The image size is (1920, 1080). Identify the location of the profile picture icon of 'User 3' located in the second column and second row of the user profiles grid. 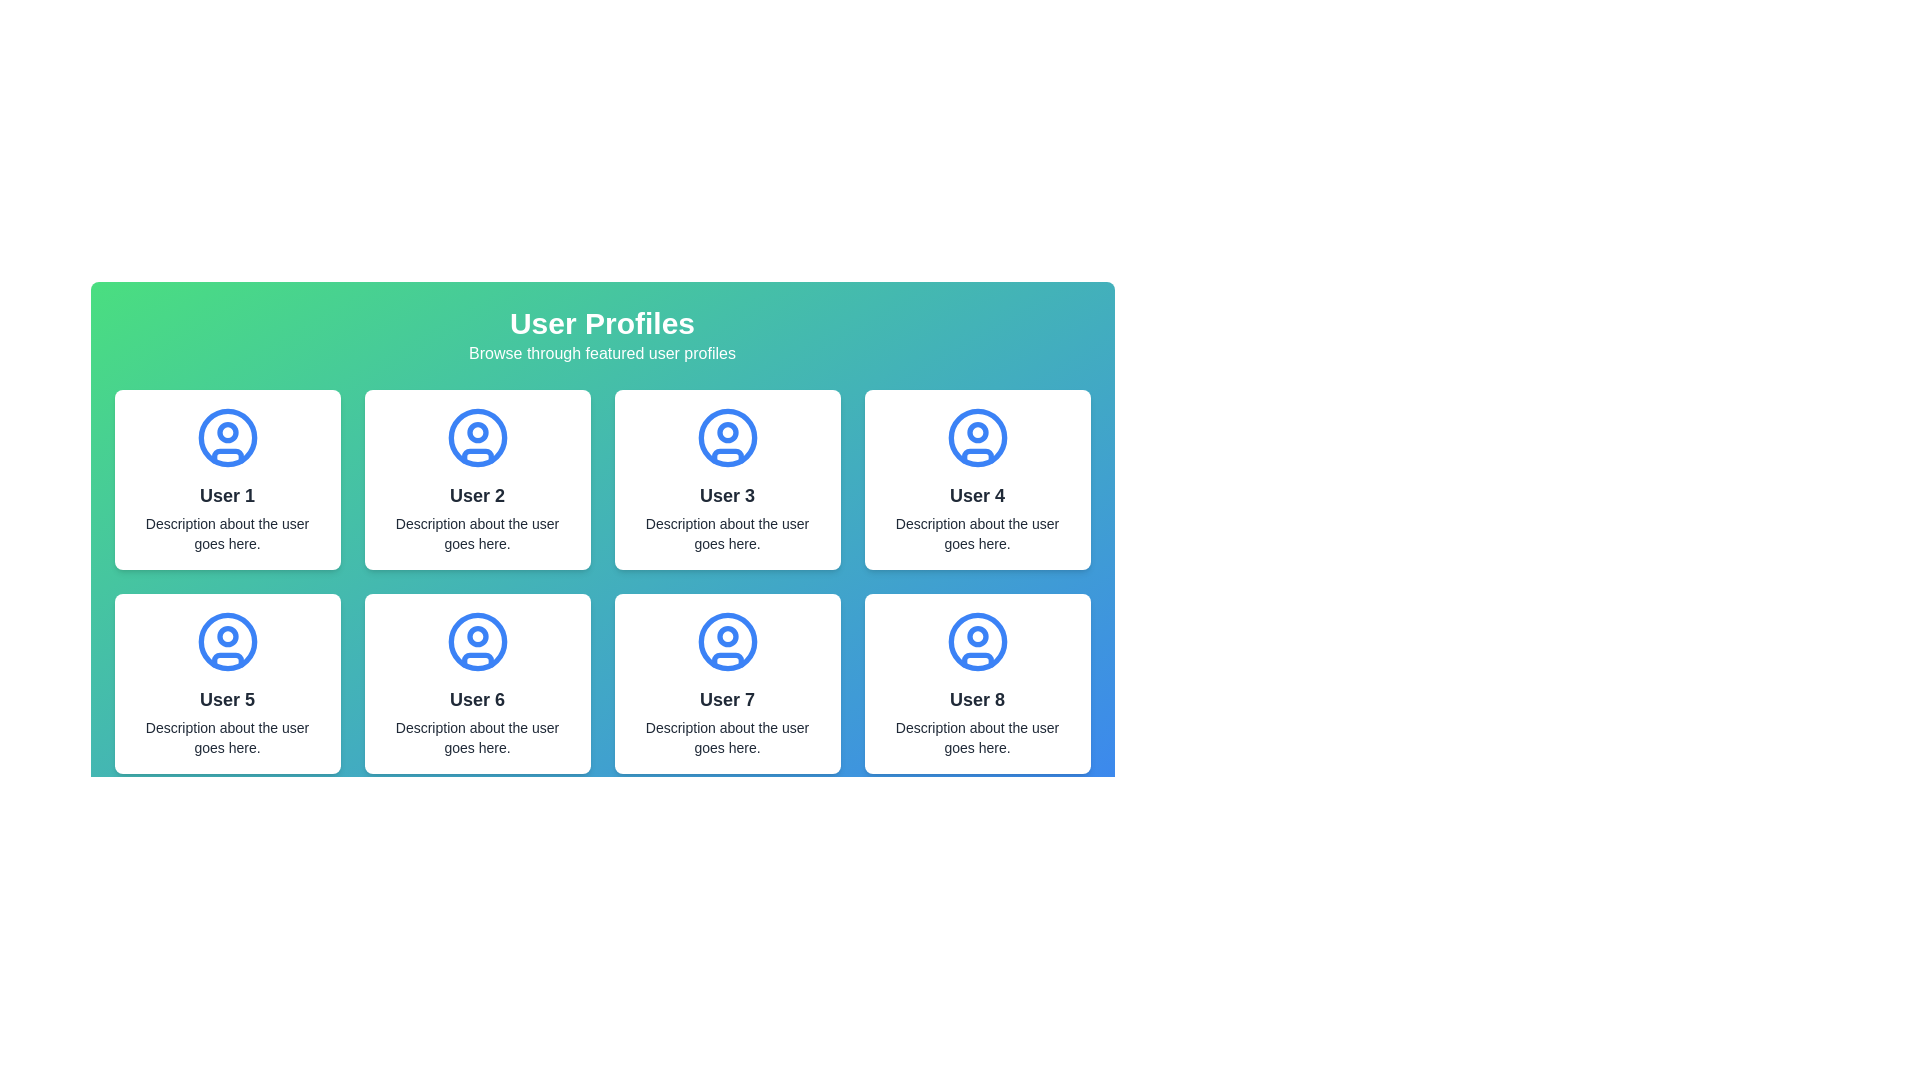
(726, 437).